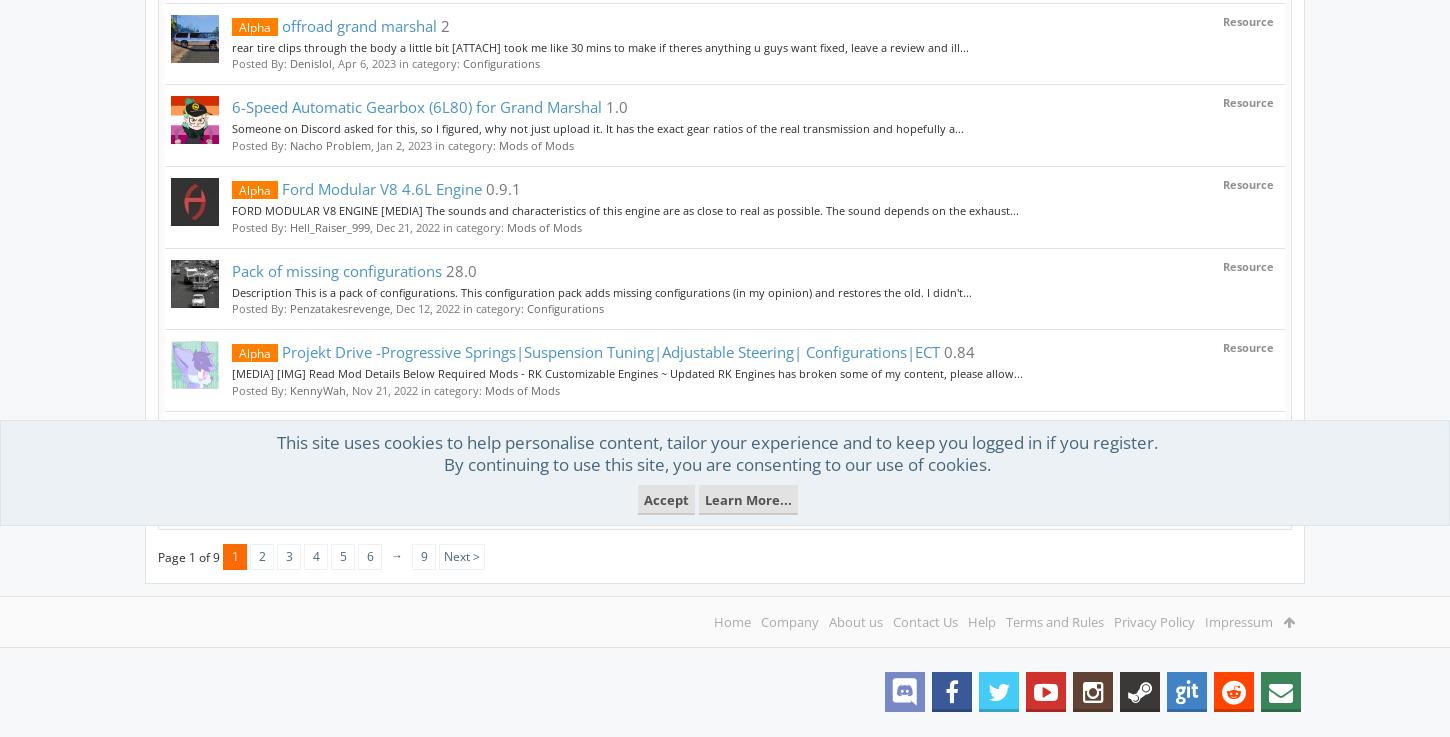 This screenshot has width=1450, height=737. Describe the element at coordinates (311, 63) in the screenshot. I see `'Denislol'` at that location.